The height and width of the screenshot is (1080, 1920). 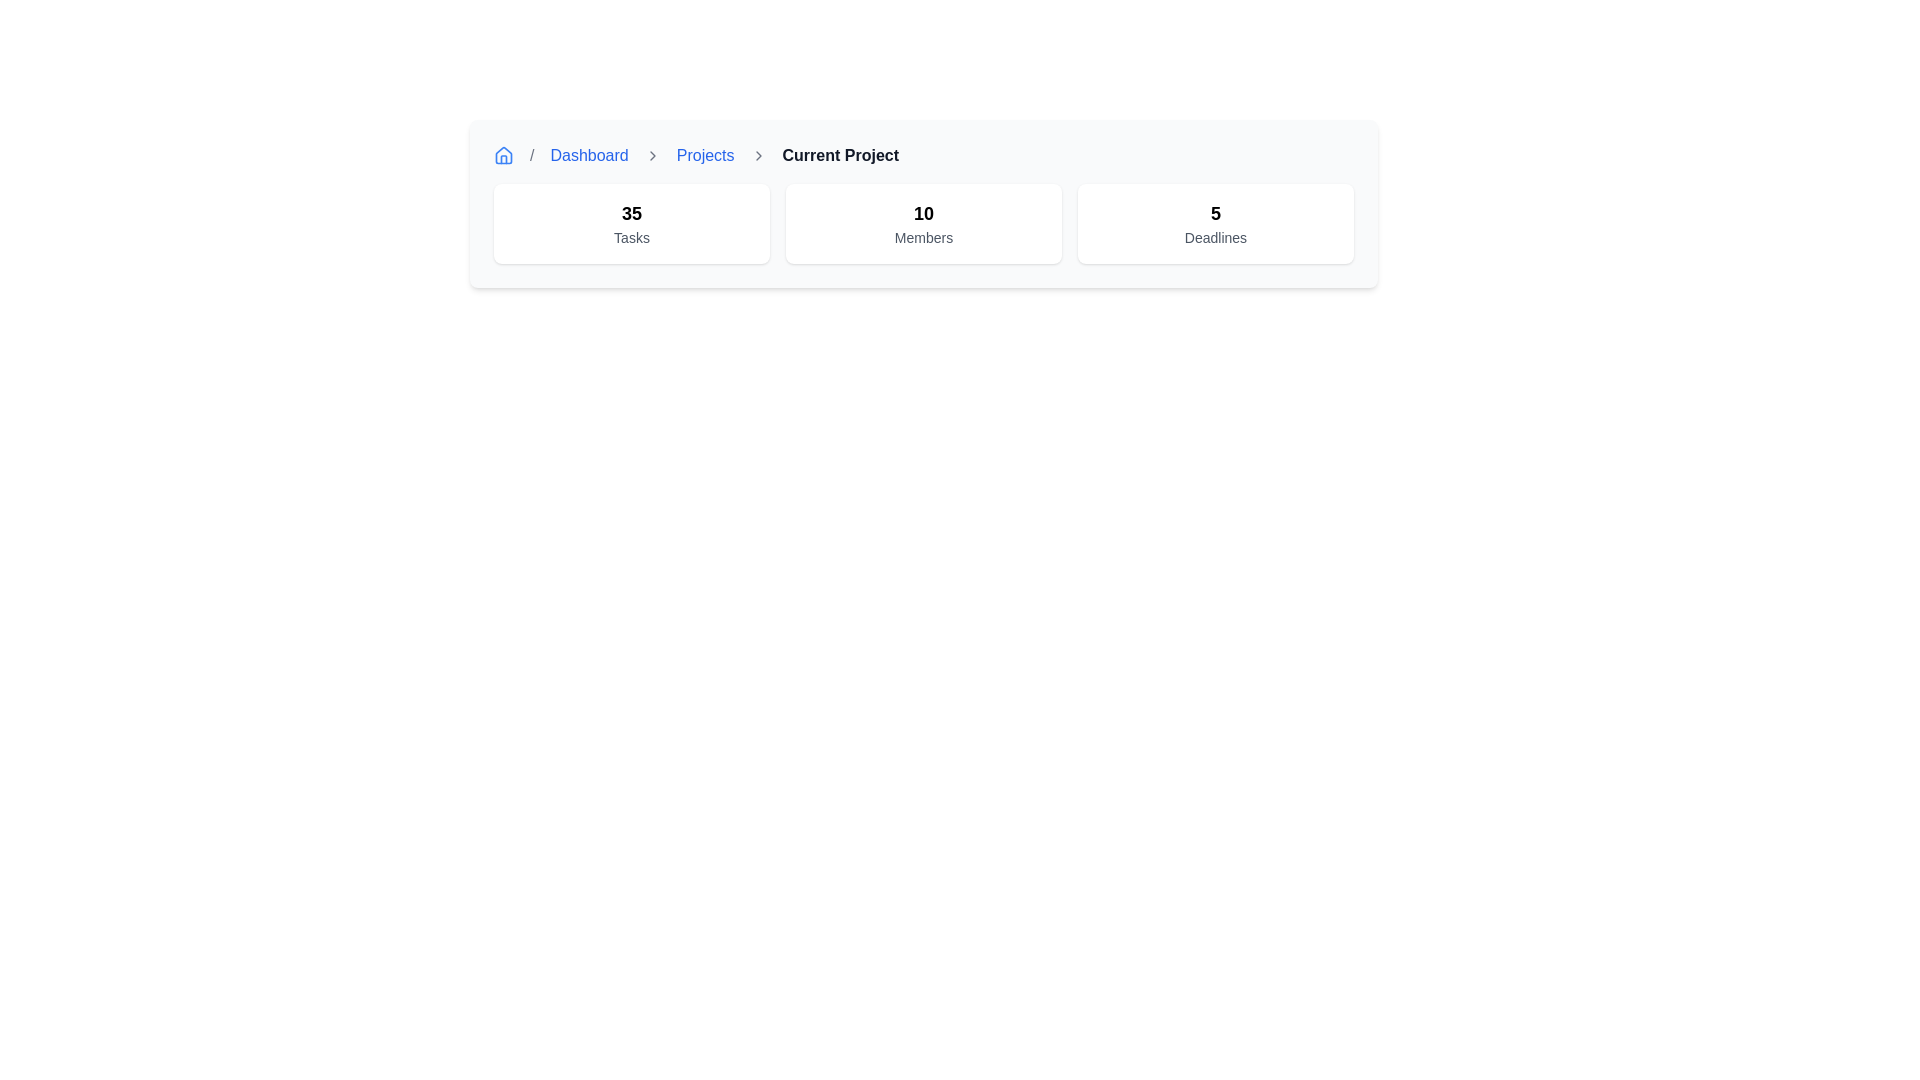 I want to click on the second chevron icon in the breadcrumb navigation bar, which serves as a visual separator and directional indicator, located between the 'Dashboard' and 'Projects' links, so click(x=652, y=154).